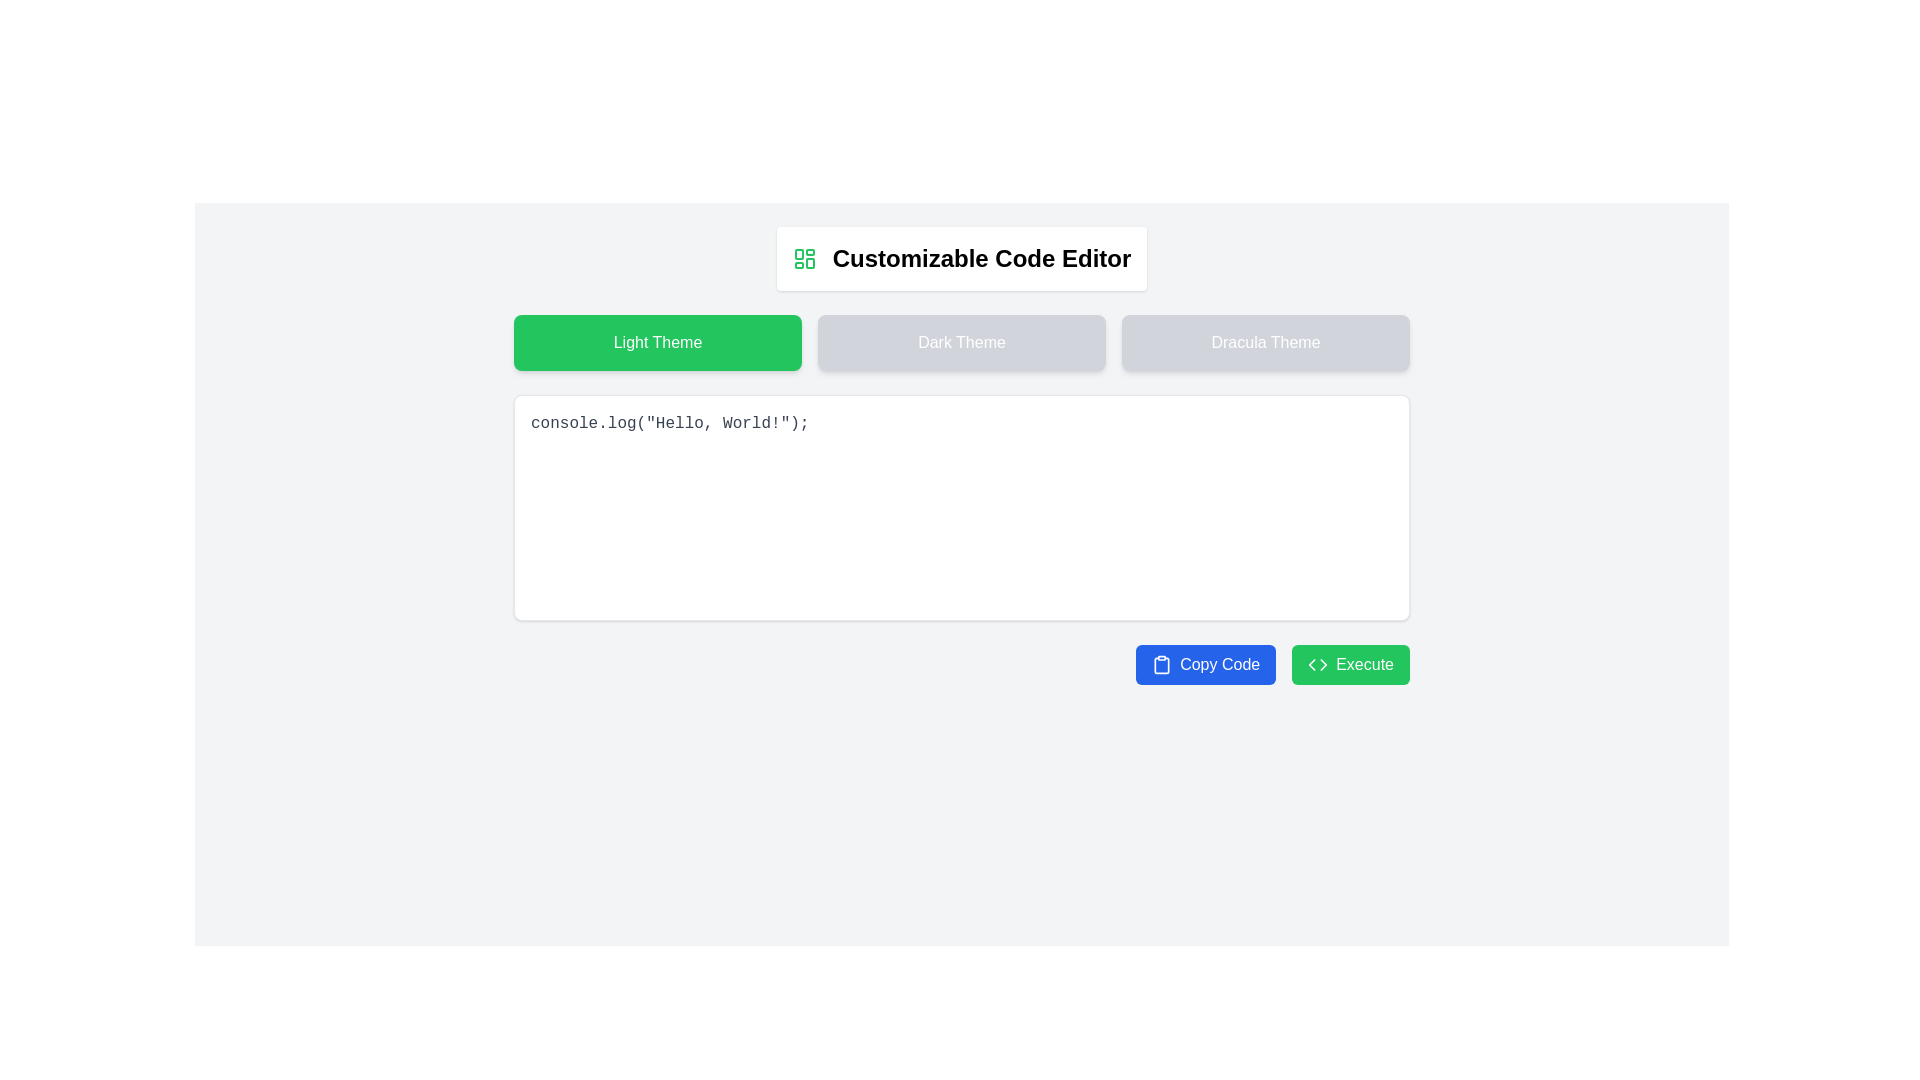 This screenshot has width=1920, height=1080. Describe the element at coordinates (982, 257) in the screenshot. I see `the text heading displaying 'Customizable Code Editor', which is a large, bold title located in the top section of a card component, positioned to the right of a layout dashboard icon` at that location.